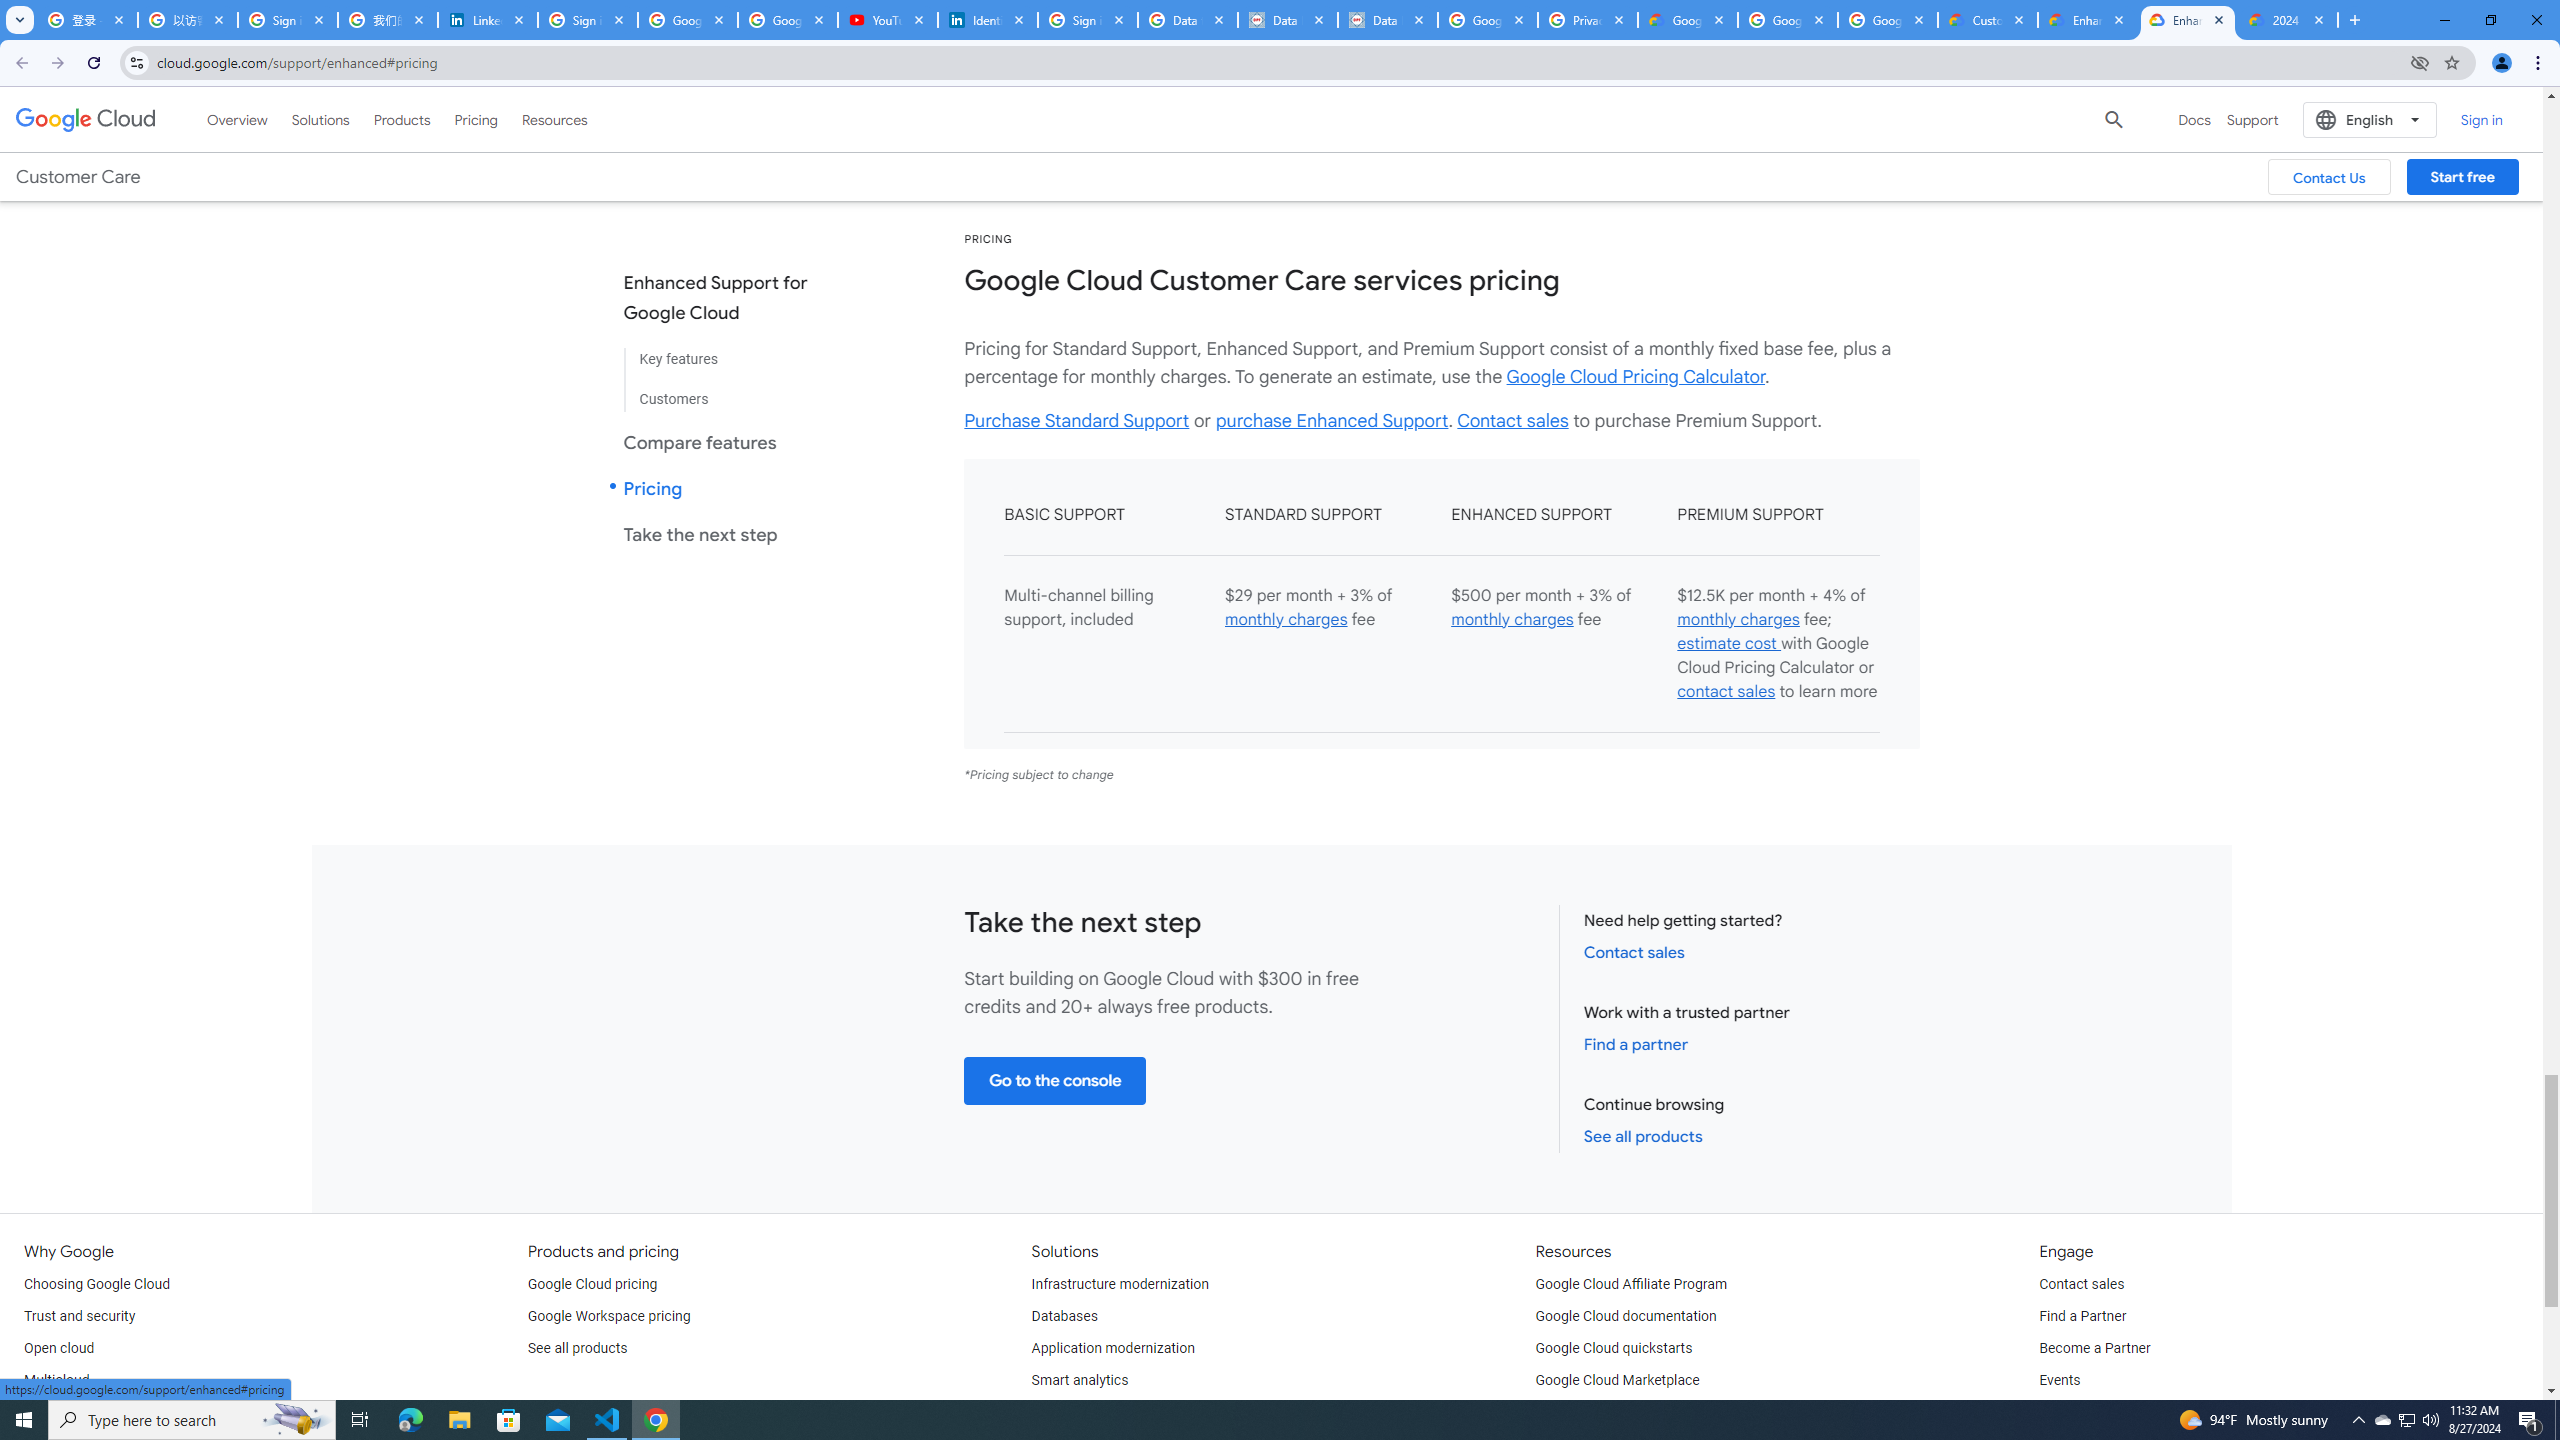  What do you see at coordinates (1728, 643) in the screenshot?
I see `'estimate cost '` at bounding box center [1728, 643].